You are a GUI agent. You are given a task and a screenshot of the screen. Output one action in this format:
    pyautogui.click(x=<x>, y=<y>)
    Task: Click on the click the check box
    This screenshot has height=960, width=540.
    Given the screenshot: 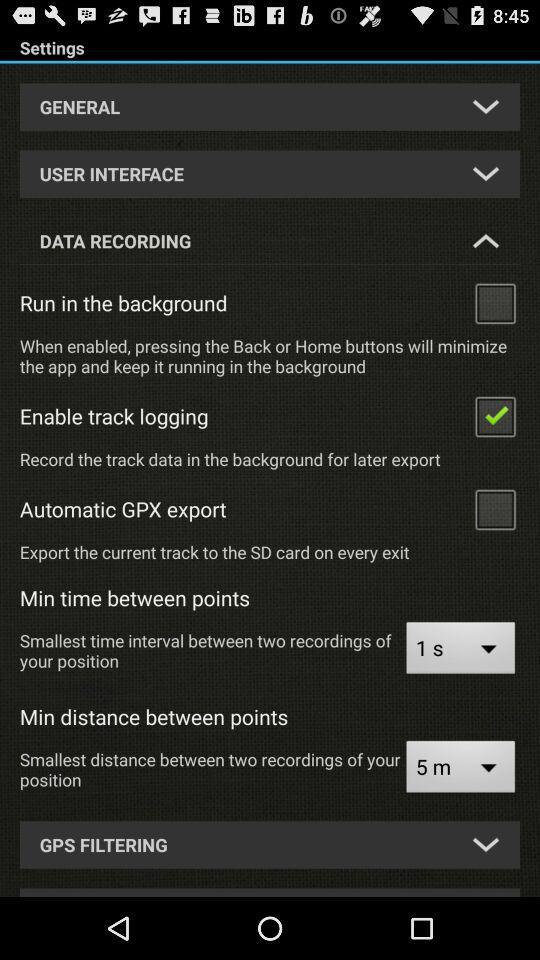 What is the action you would take?
    pyautogui.click(x=494, y=302)
    